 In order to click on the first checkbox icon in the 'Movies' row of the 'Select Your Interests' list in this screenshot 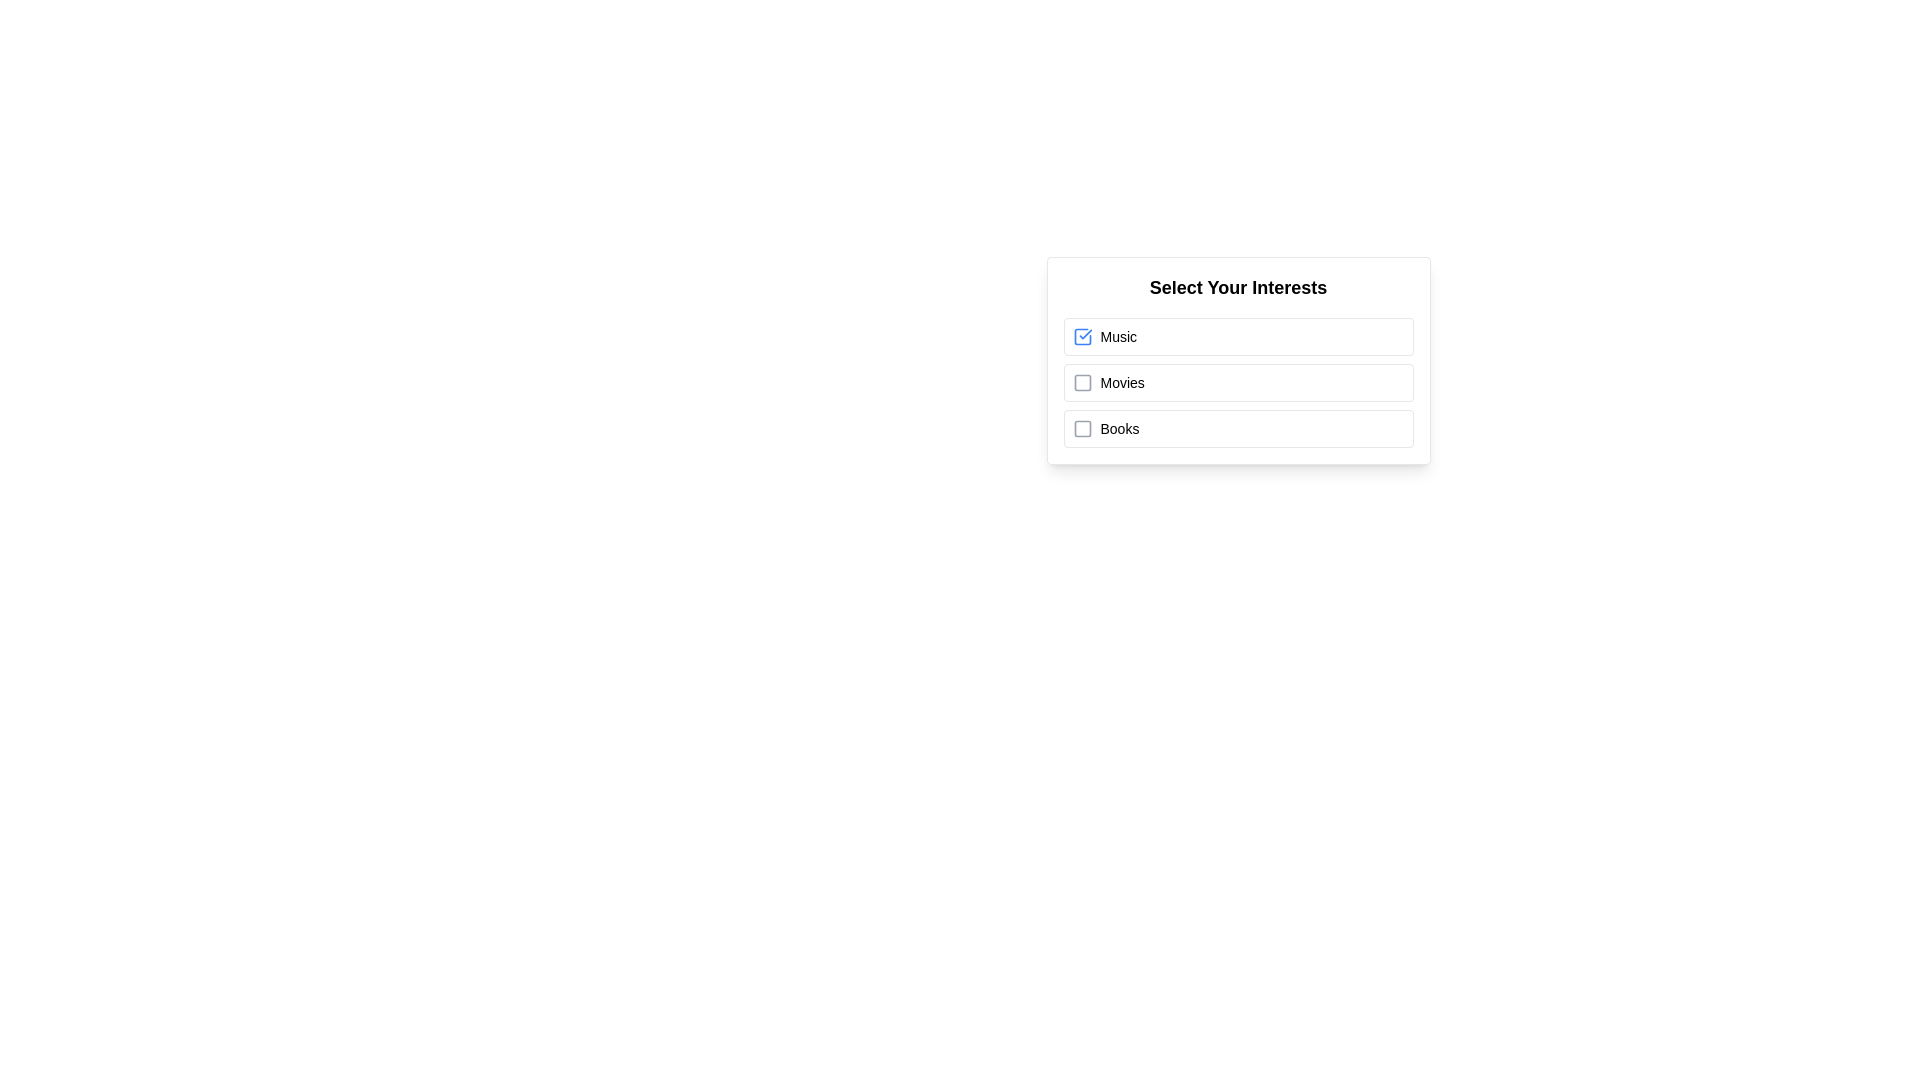, I will do `click(1081, 382)`.